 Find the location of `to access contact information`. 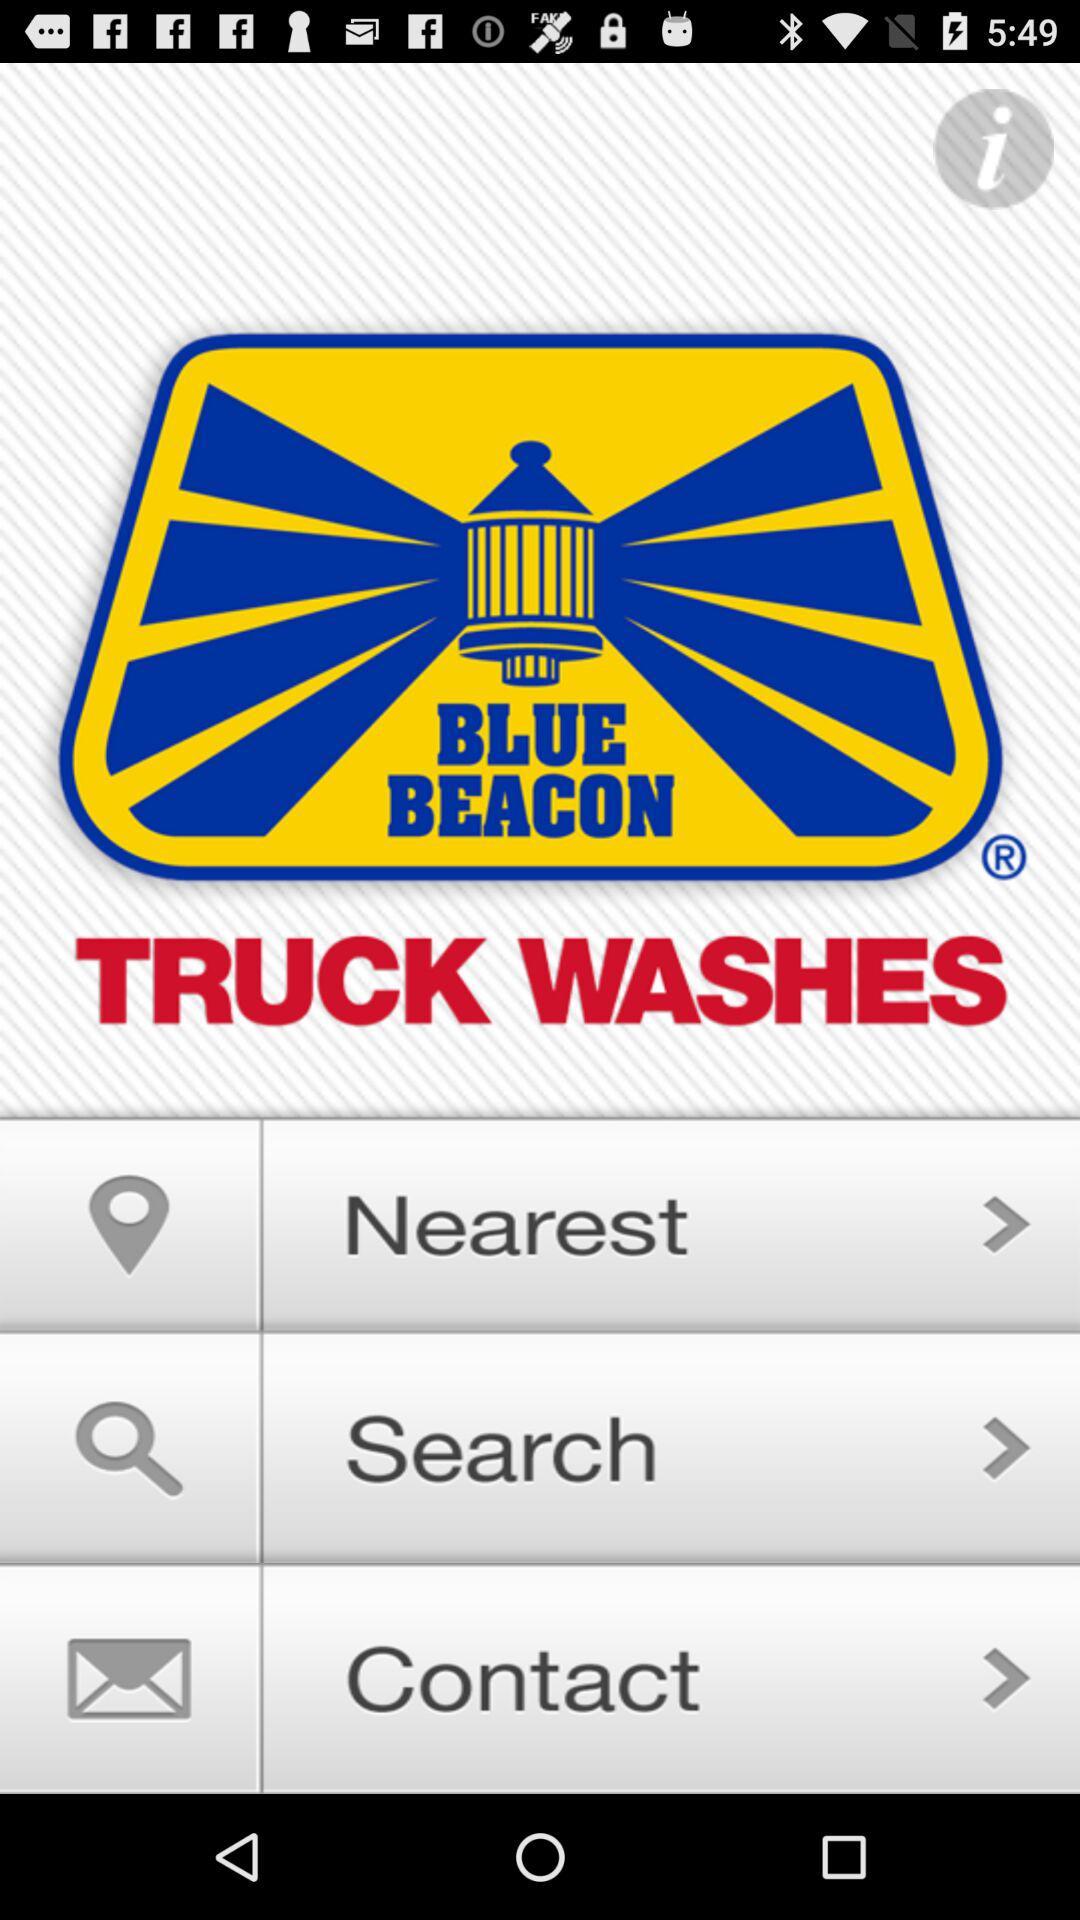

to access contact information is located at coordinates (540, 1678).